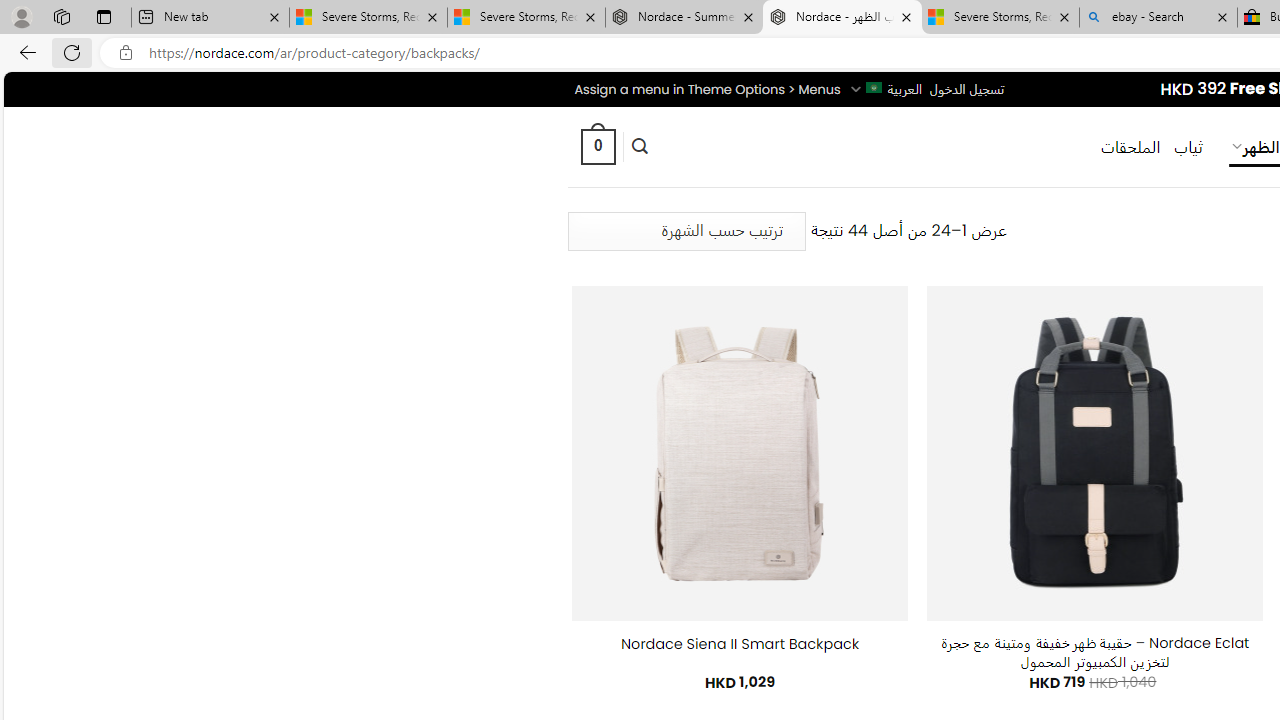 This screenshot has height=720, width=1280. I want to click on 'Nordace - Summer Adventures 2024', so click(684, 17).